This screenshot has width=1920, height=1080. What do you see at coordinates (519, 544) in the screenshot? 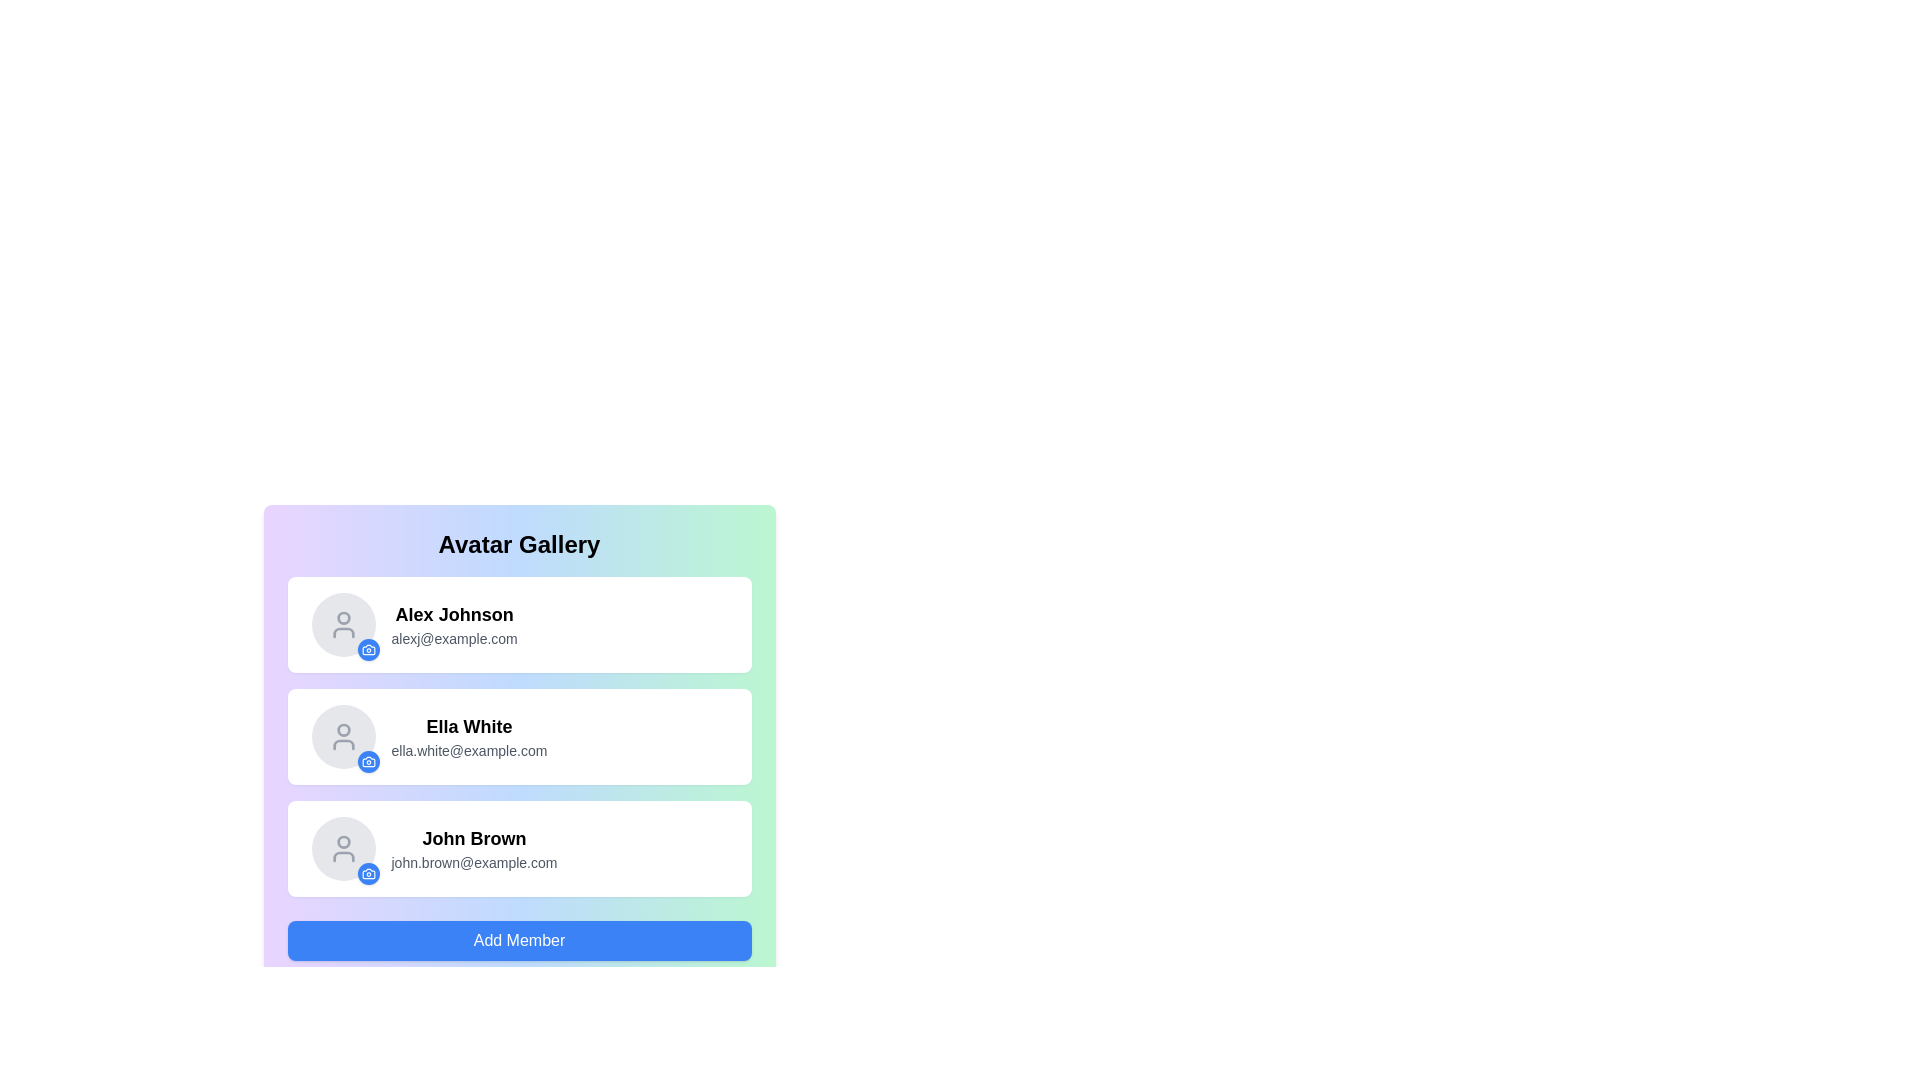
I see `heading 'Avatar Gallery' located at the top of the card with a gradient background, styled in bold 2xl font size` at bounding box center [519, 544].